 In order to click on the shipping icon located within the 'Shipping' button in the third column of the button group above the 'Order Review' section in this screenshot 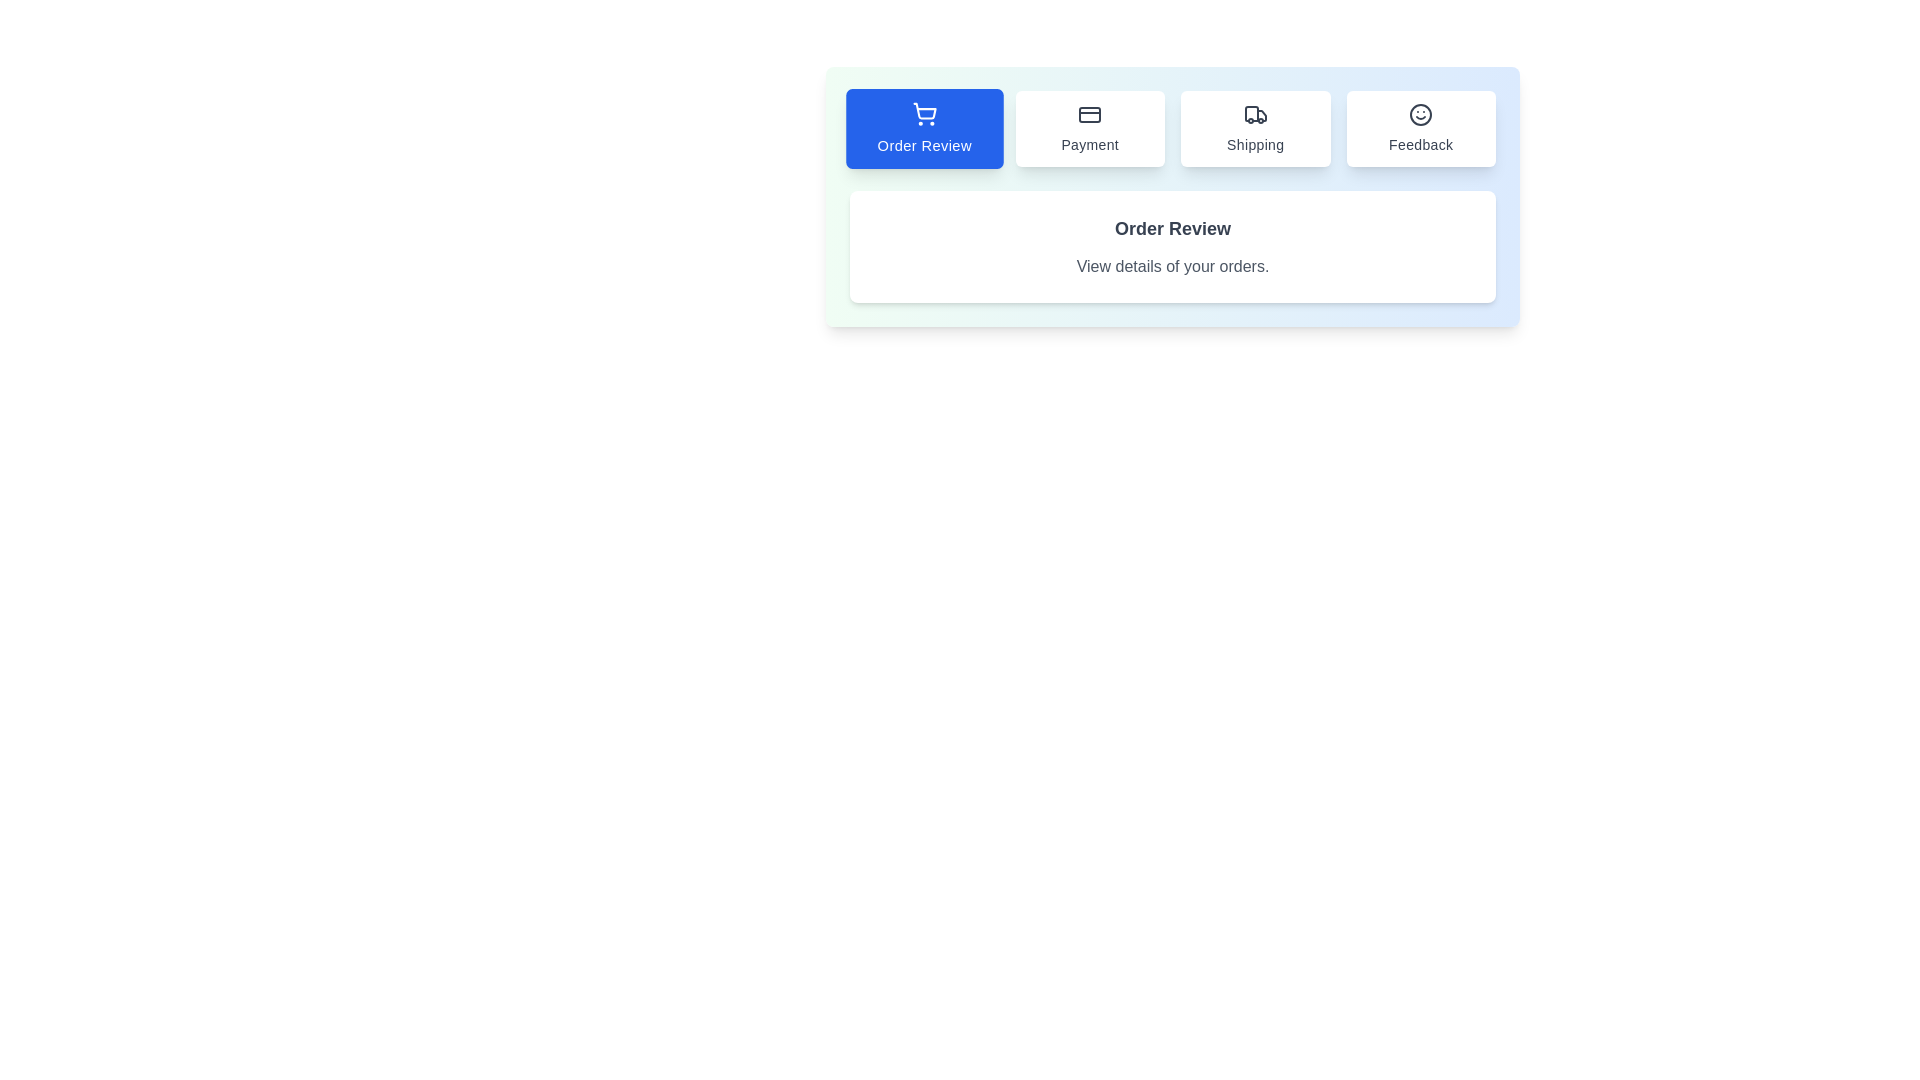, I will do `click(1254, 115)`.